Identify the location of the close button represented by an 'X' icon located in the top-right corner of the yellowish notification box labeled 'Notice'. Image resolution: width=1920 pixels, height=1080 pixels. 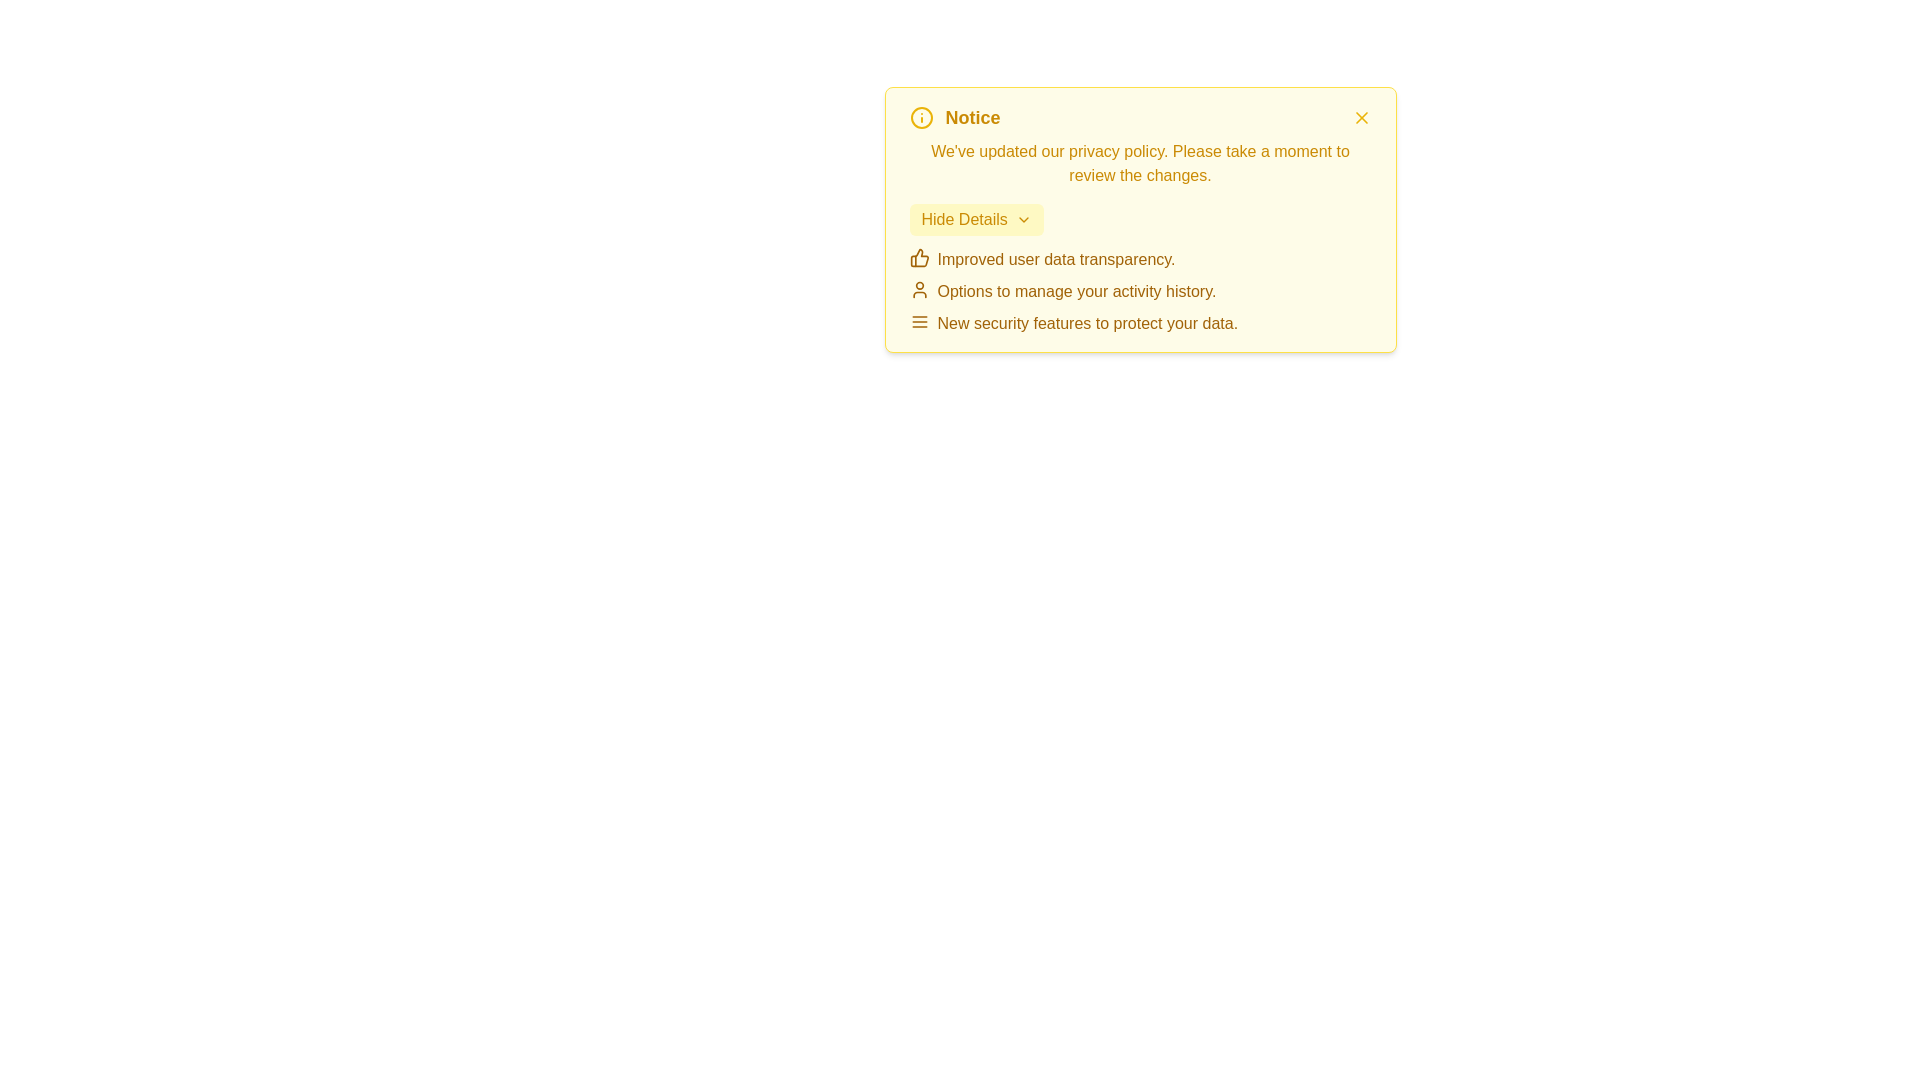
(1360, 118).